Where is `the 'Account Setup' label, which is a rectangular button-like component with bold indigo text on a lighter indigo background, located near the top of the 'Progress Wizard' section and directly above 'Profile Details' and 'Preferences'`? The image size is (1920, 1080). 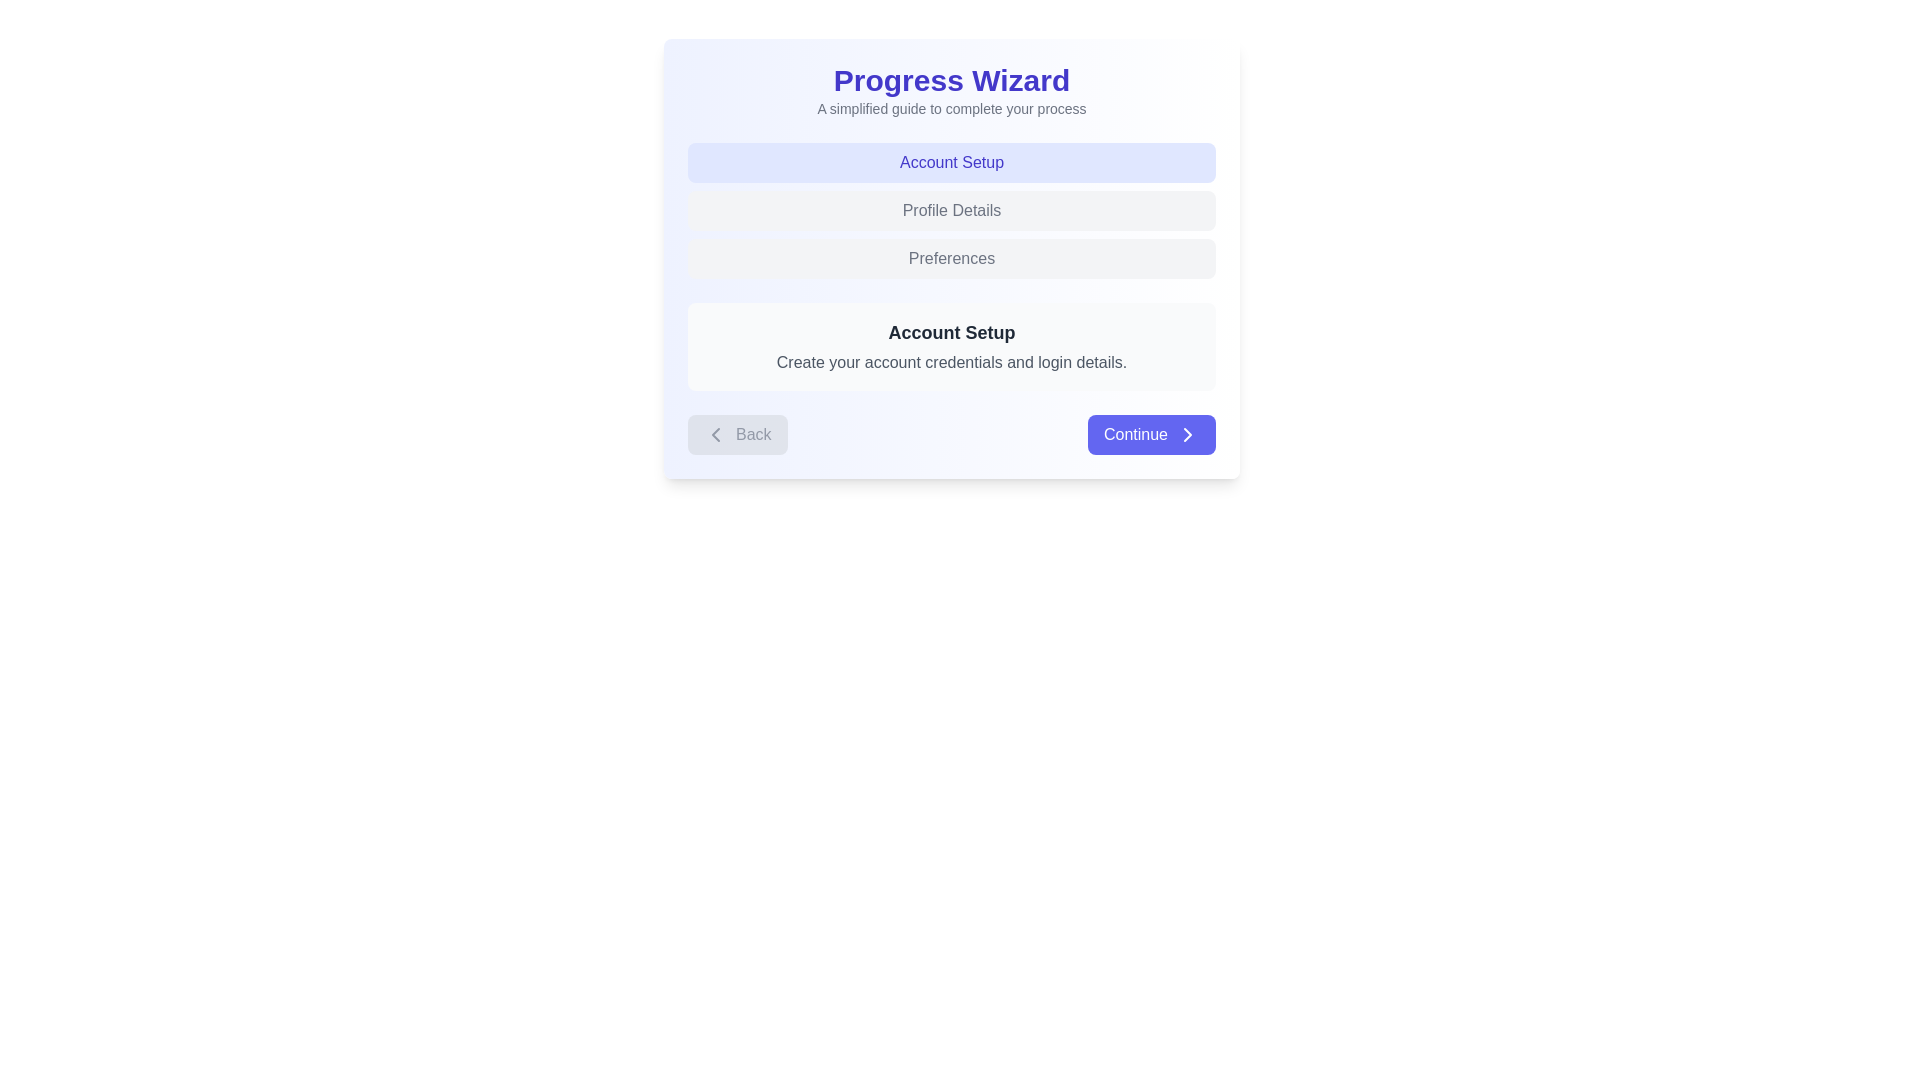
the 'Account Setup' label, which is a rectangular button-like component with bold indigo text on a lighter indigo background, located near the top of the 'Progress Wizard' section and directly above 'Profile Details' and 'Preferences' is located at coordinates (950, 161).